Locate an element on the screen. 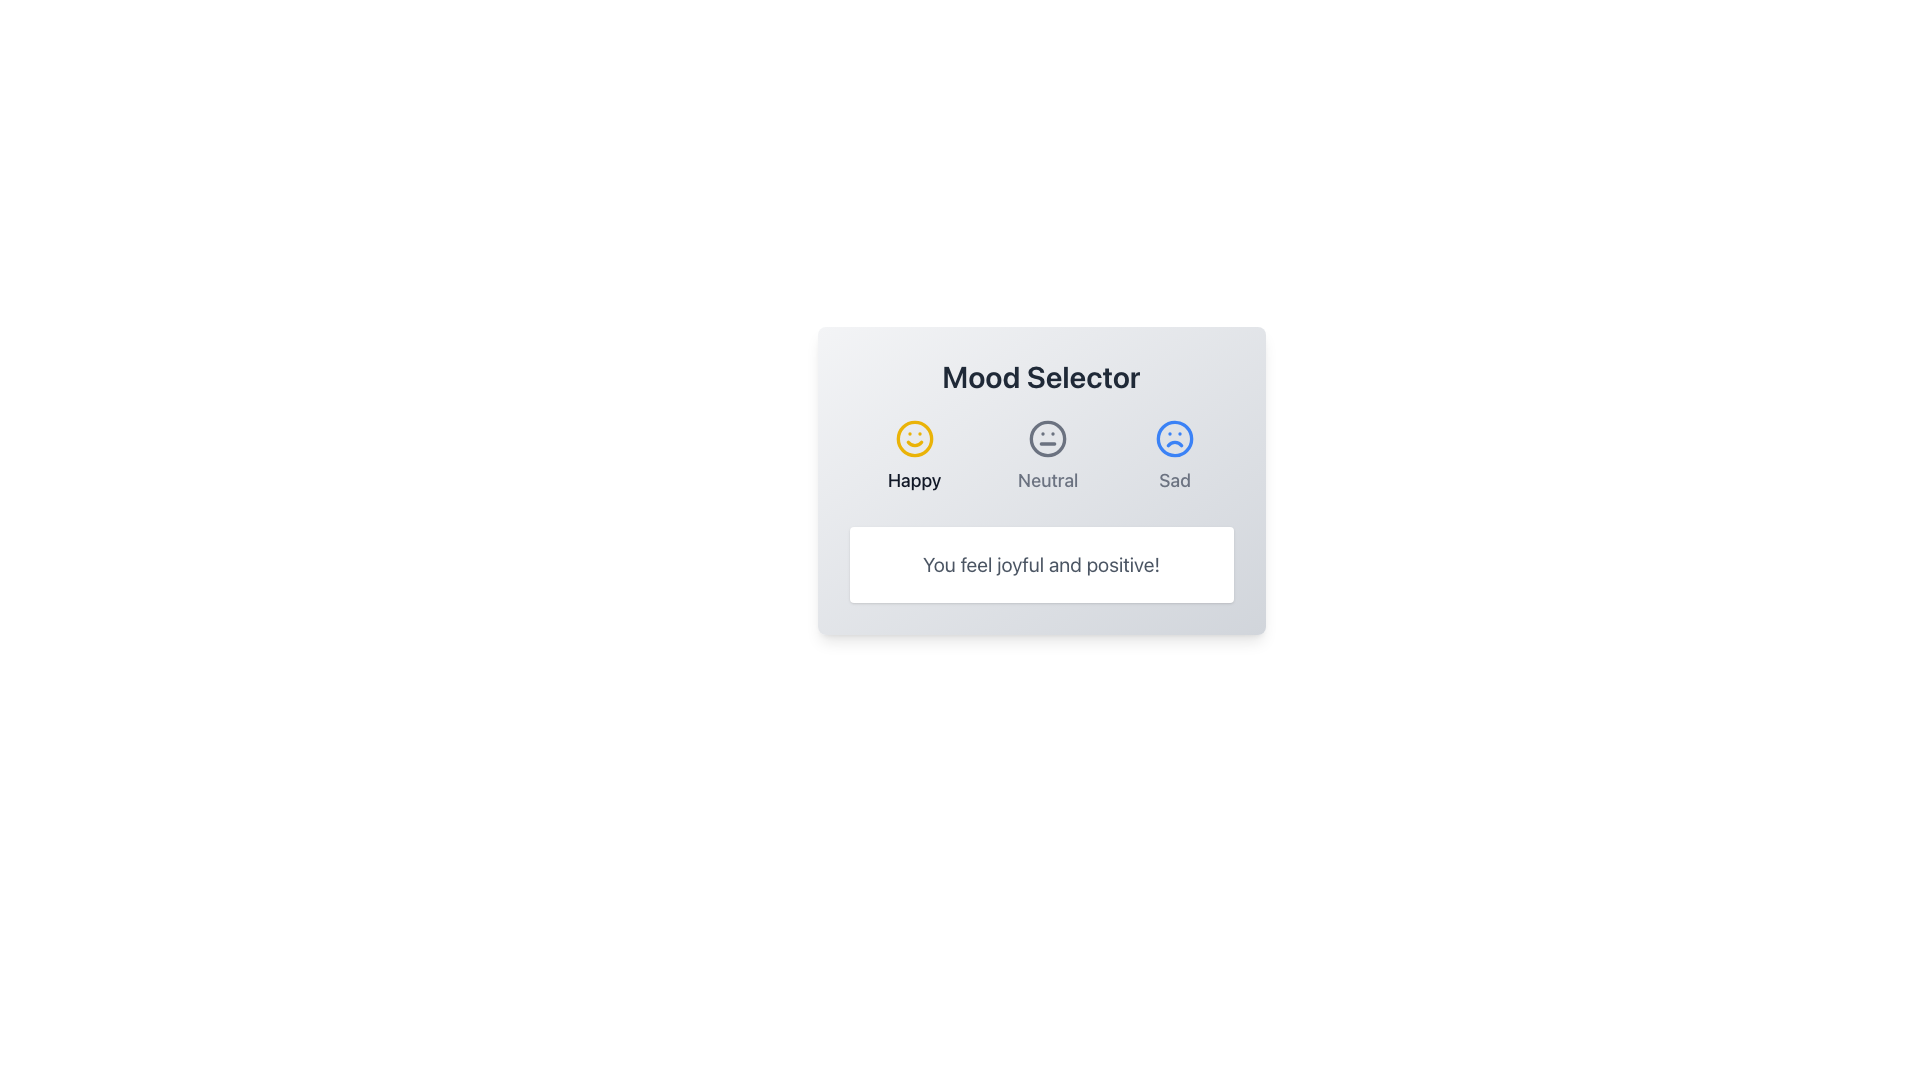 This screenshot has height=1080, width=1920. the selectable mood icon representing 'Sad' in the mood selection interface is located at coordinates (1175, 438).